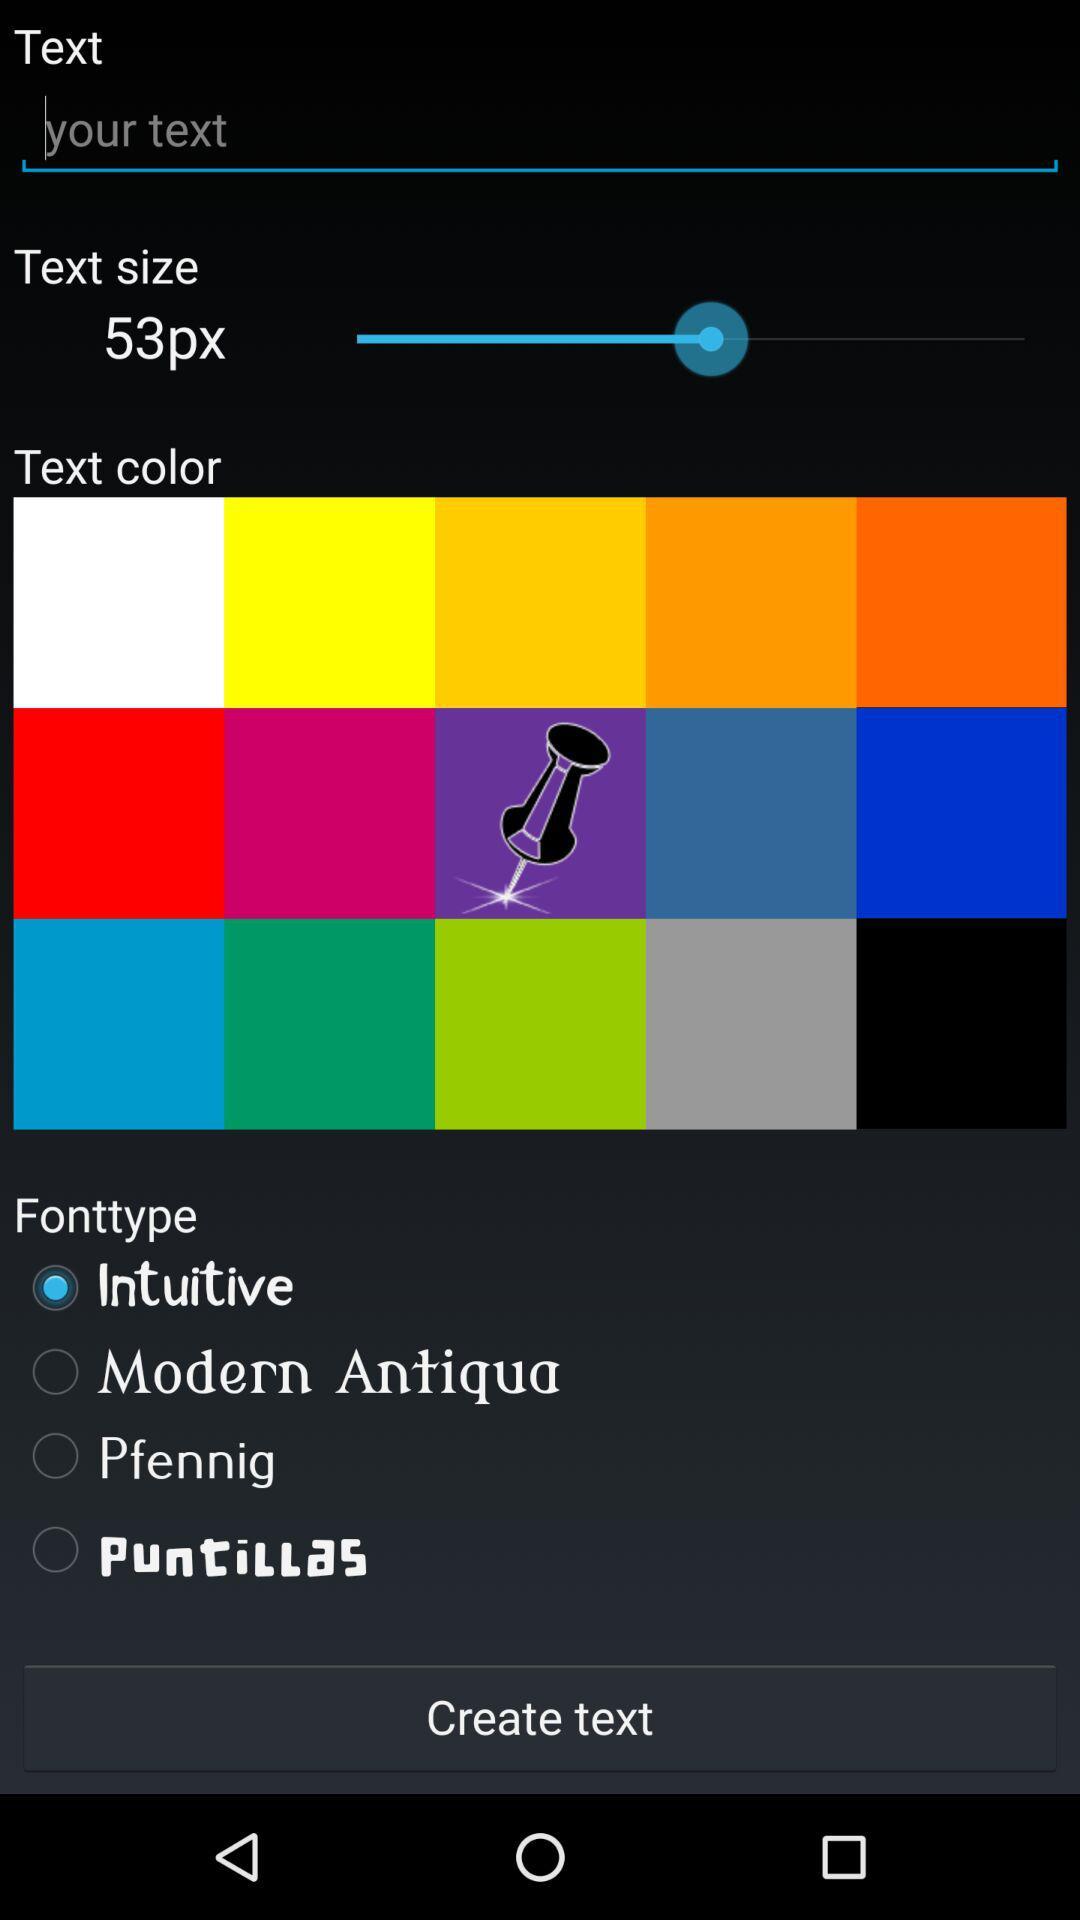 The image size is (1080, 1920). I want to click on current color, so click(540, 813).